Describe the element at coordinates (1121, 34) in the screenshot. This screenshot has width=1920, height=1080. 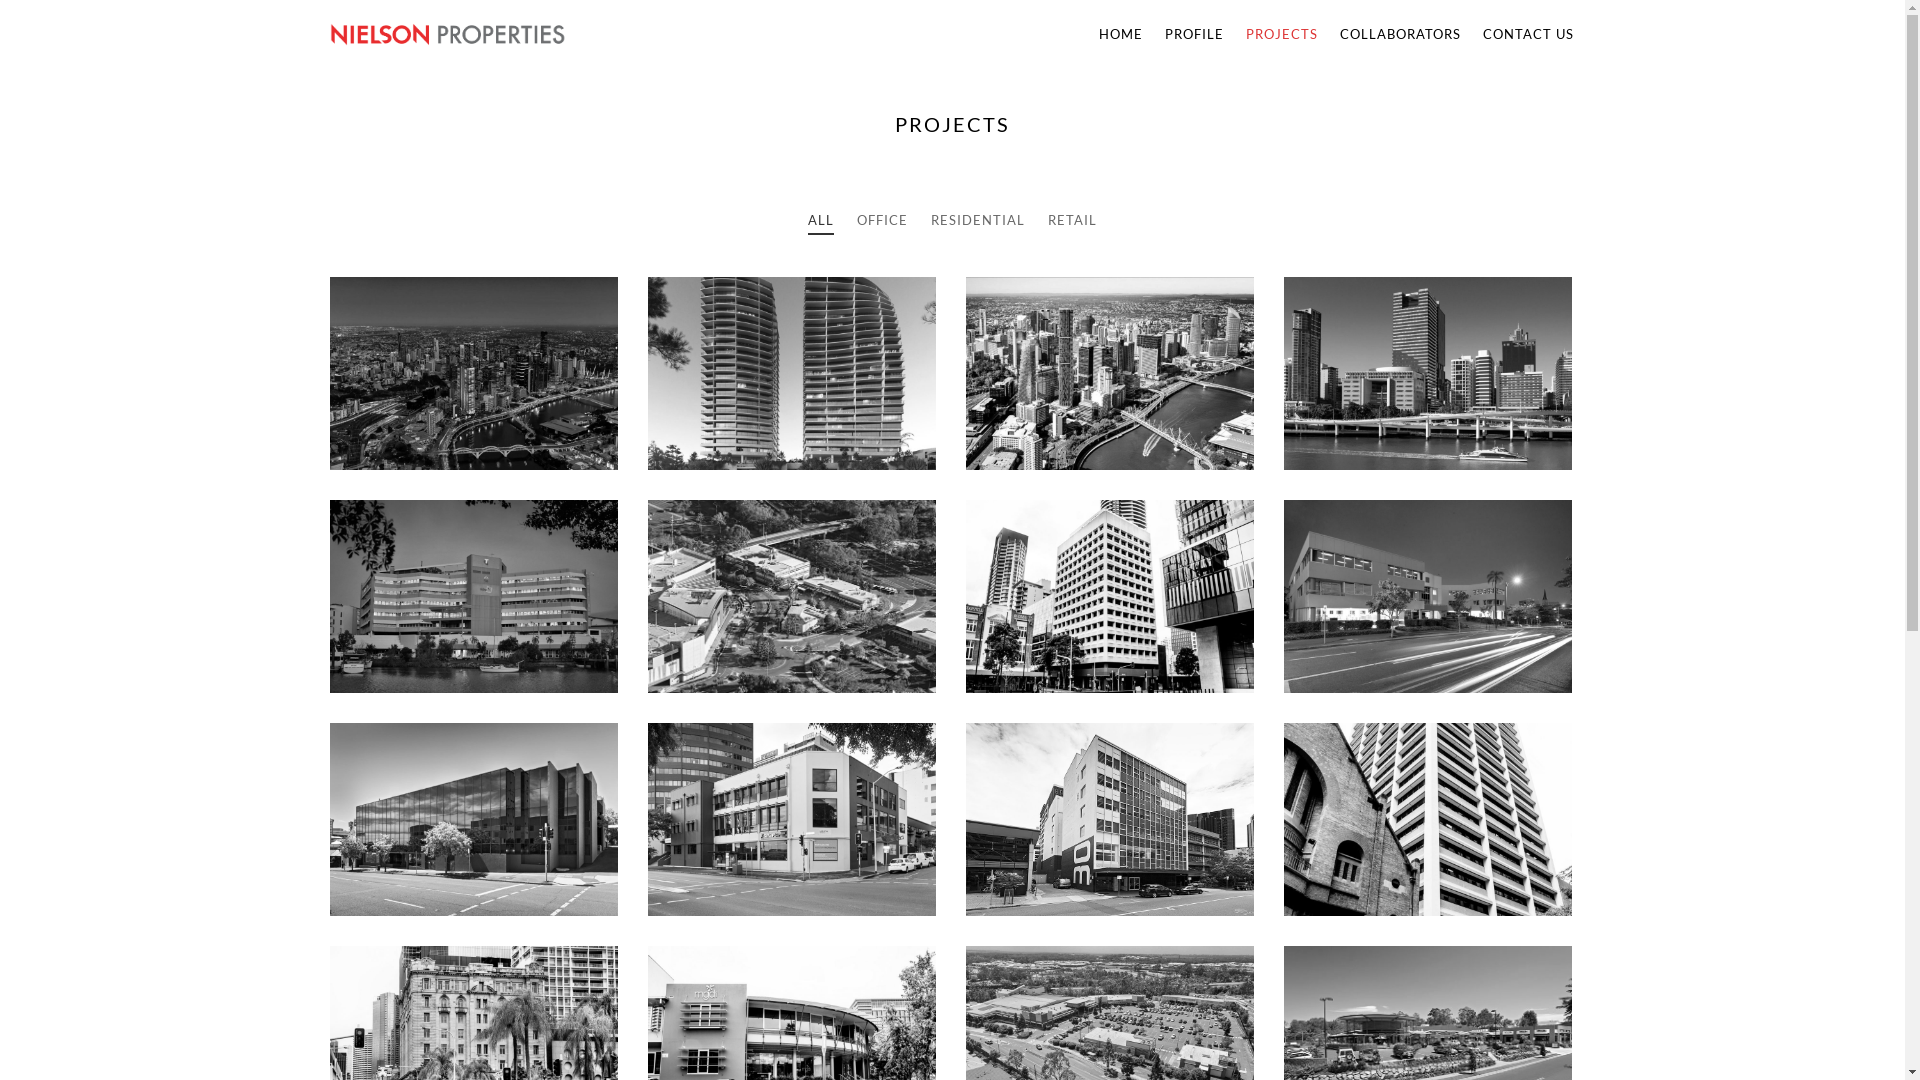
I see `'HOME'` at that location.